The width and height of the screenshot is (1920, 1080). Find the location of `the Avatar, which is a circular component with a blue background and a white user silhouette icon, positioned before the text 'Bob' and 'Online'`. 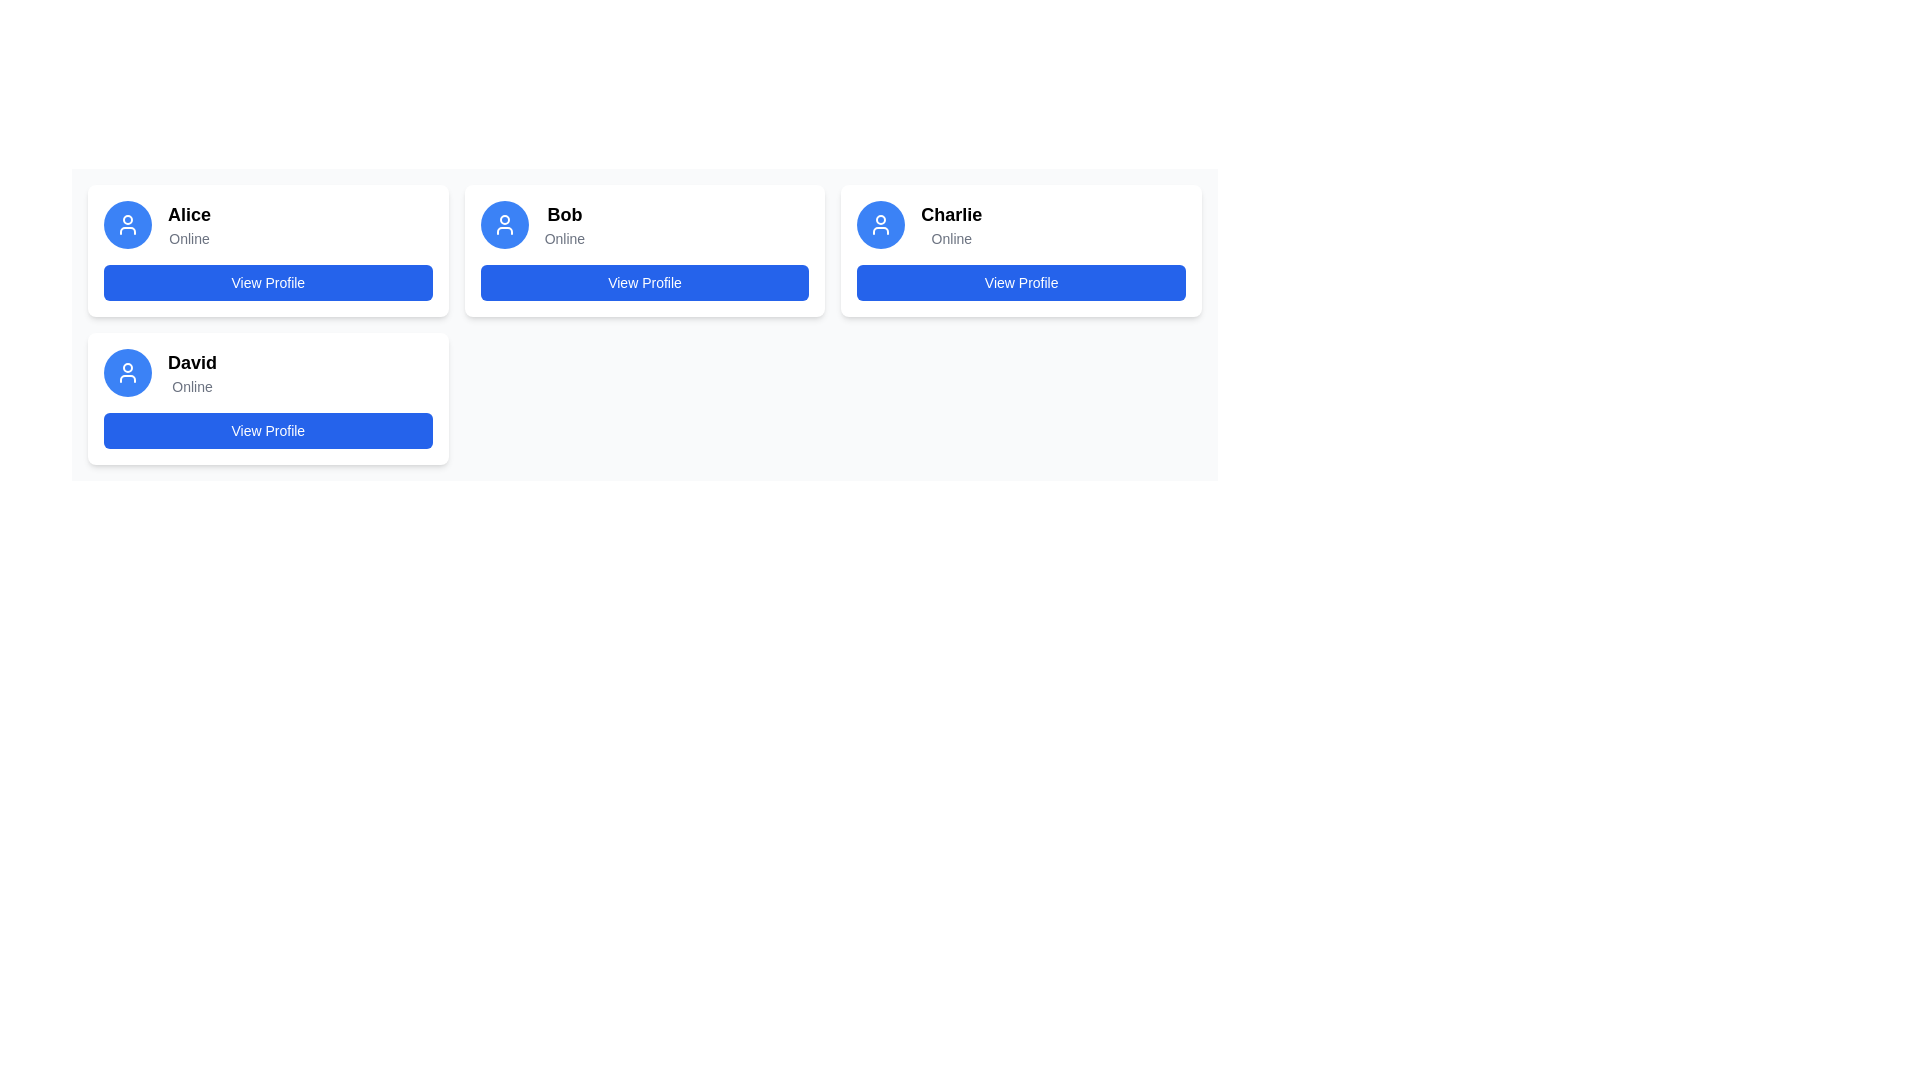

the Avatar, which is a circular component with a blue background and a white user silhouette icon, positioned before the text 'Bob' and 'Online' is located at coordinates (504, 224).